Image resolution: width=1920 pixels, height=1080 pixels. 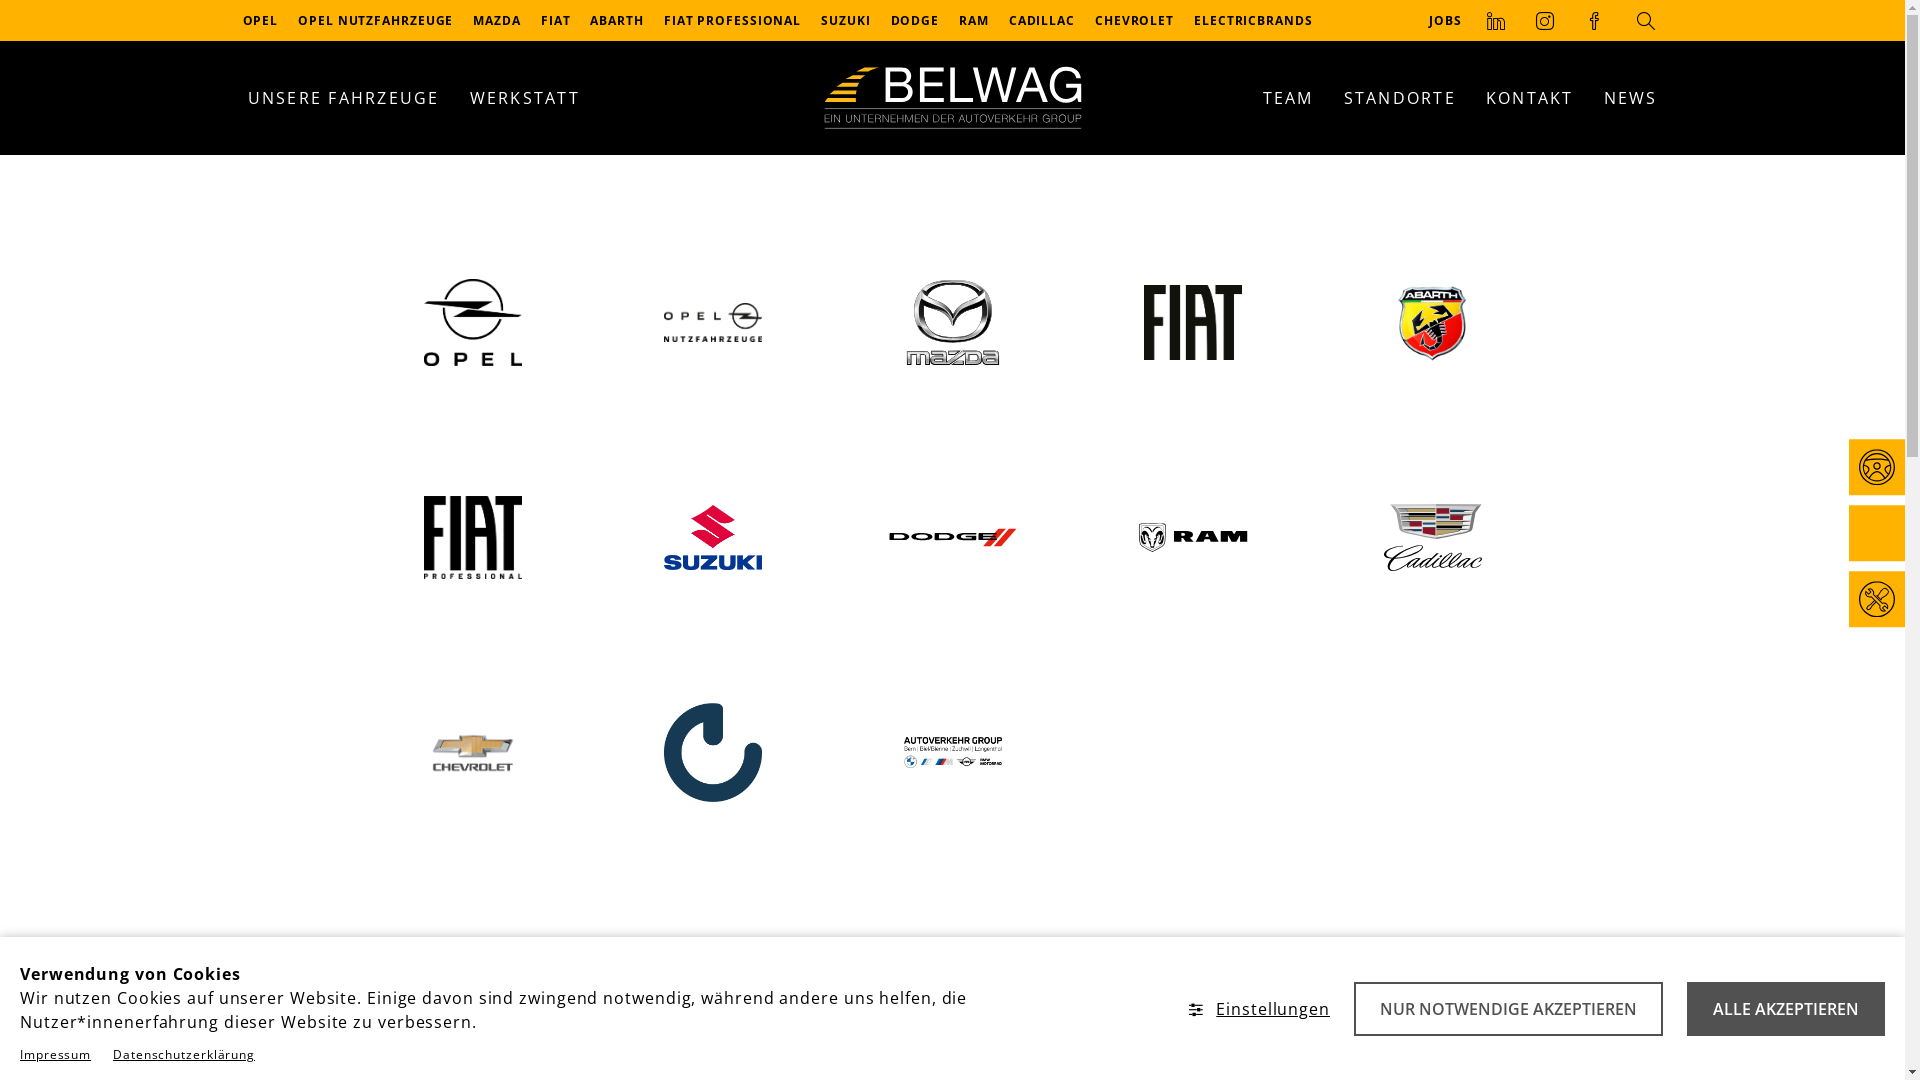 I want to click on 'Dodge', so click(x=952, y=536).